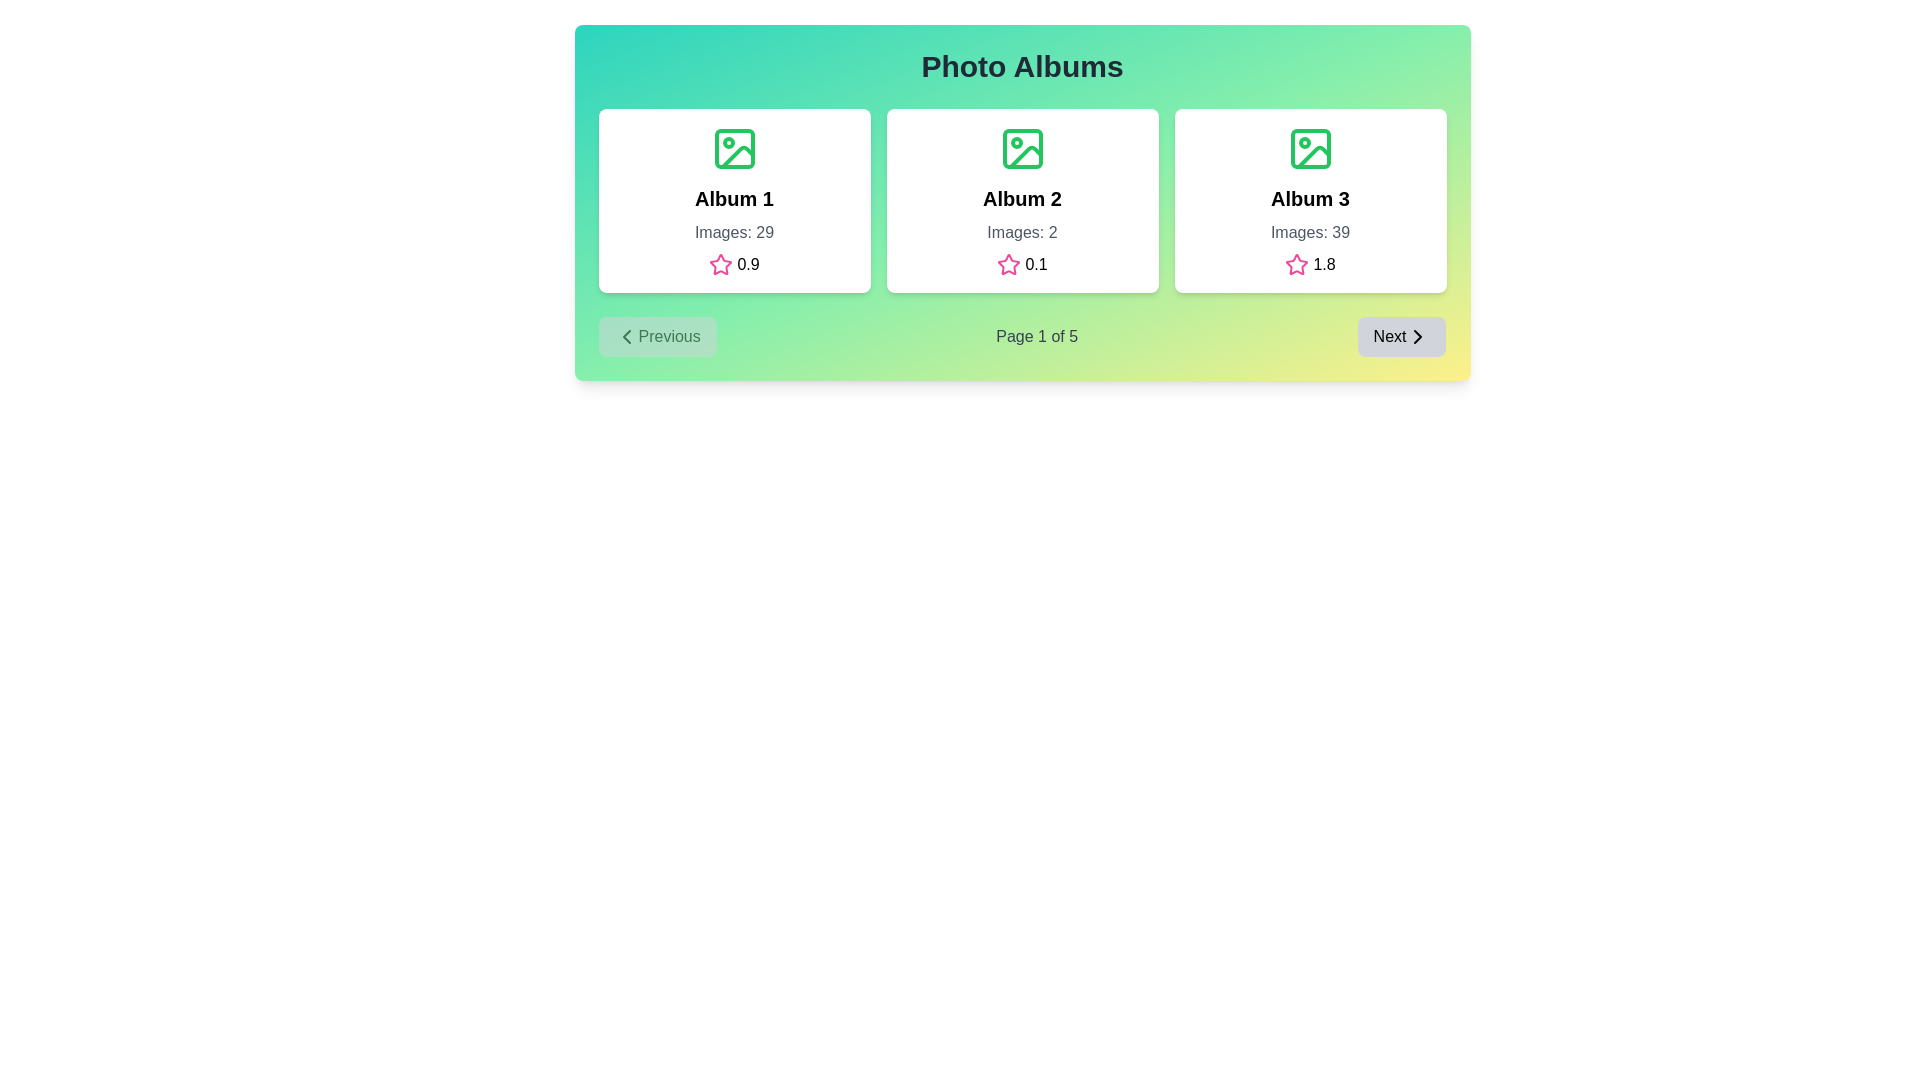  What do you see at coordinates (1022, 65) in the screenshot?
I see `the title text element that indicates the context for the photo albums section, which is located at the top center of the interface` at bounding box center [1022, 65].